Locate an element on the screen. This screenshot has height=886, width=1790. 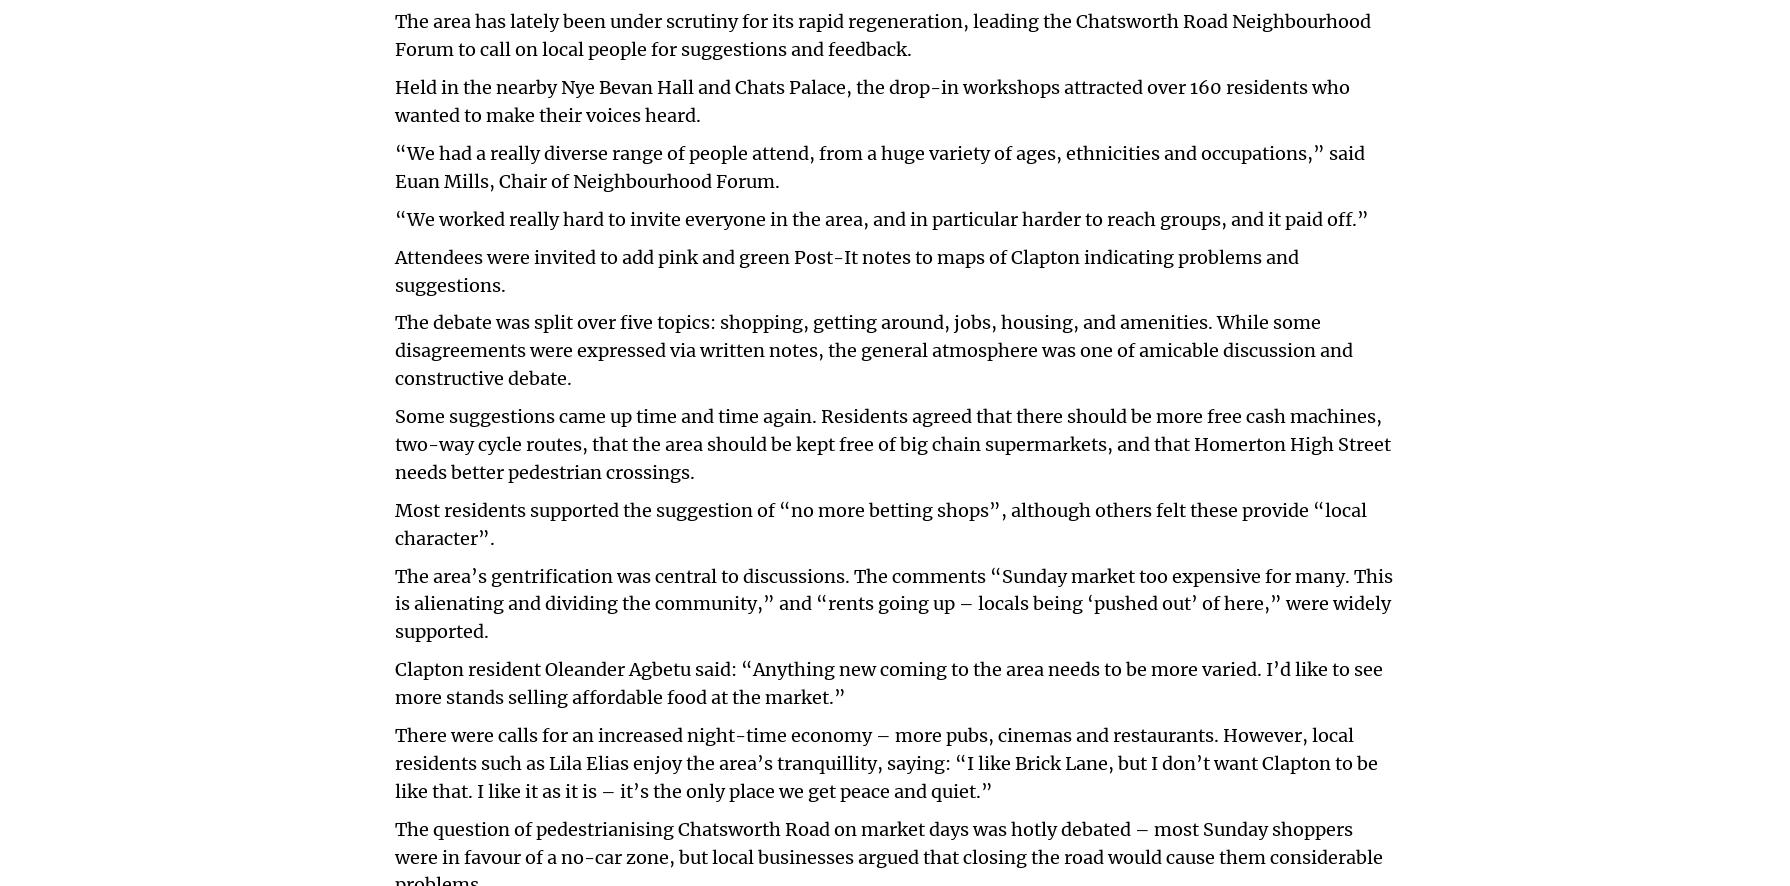
'“We worked really hard to invite everyone in the area, and in particular harder to reach groups, and it paid off.”' is located at coordinates (395, 218).